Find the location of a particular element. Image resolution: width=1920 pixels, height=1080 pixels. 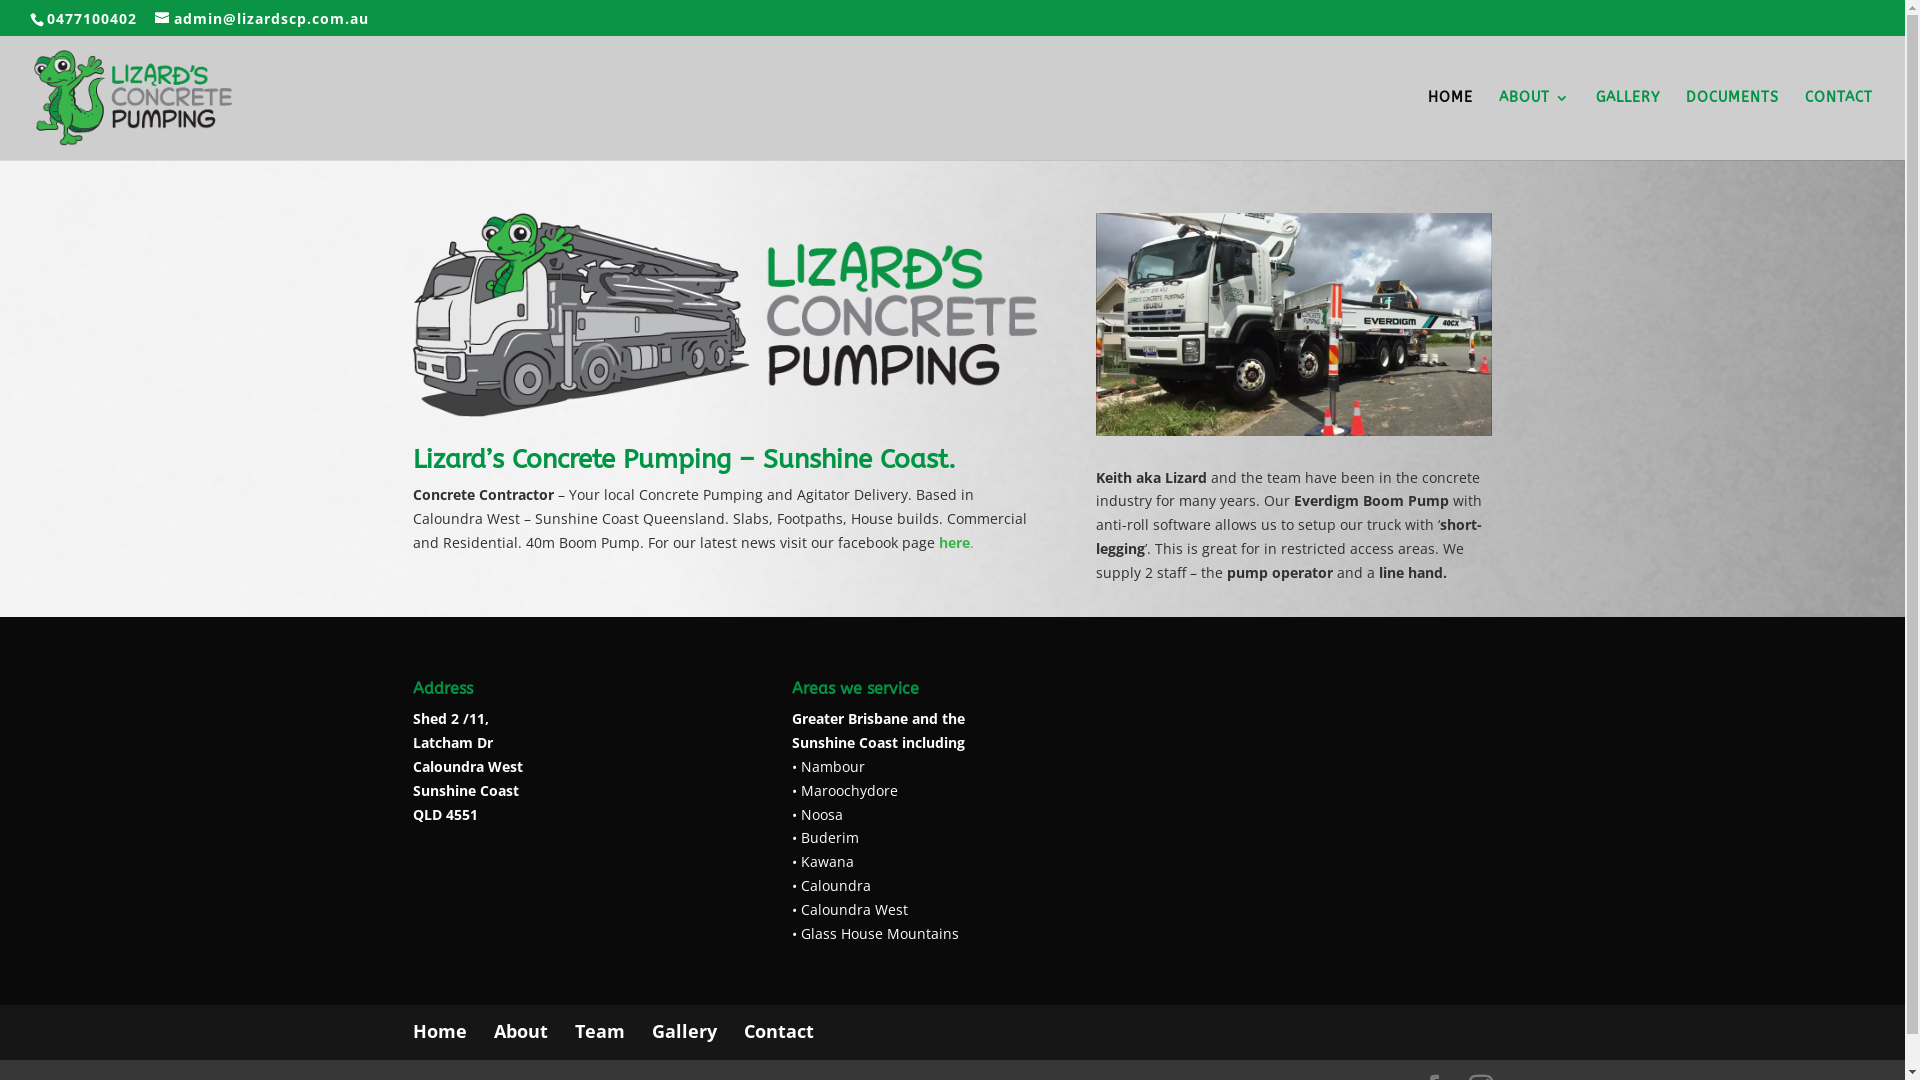

'admin@lizardscp.com.au' is located at coordinates (261, 17).